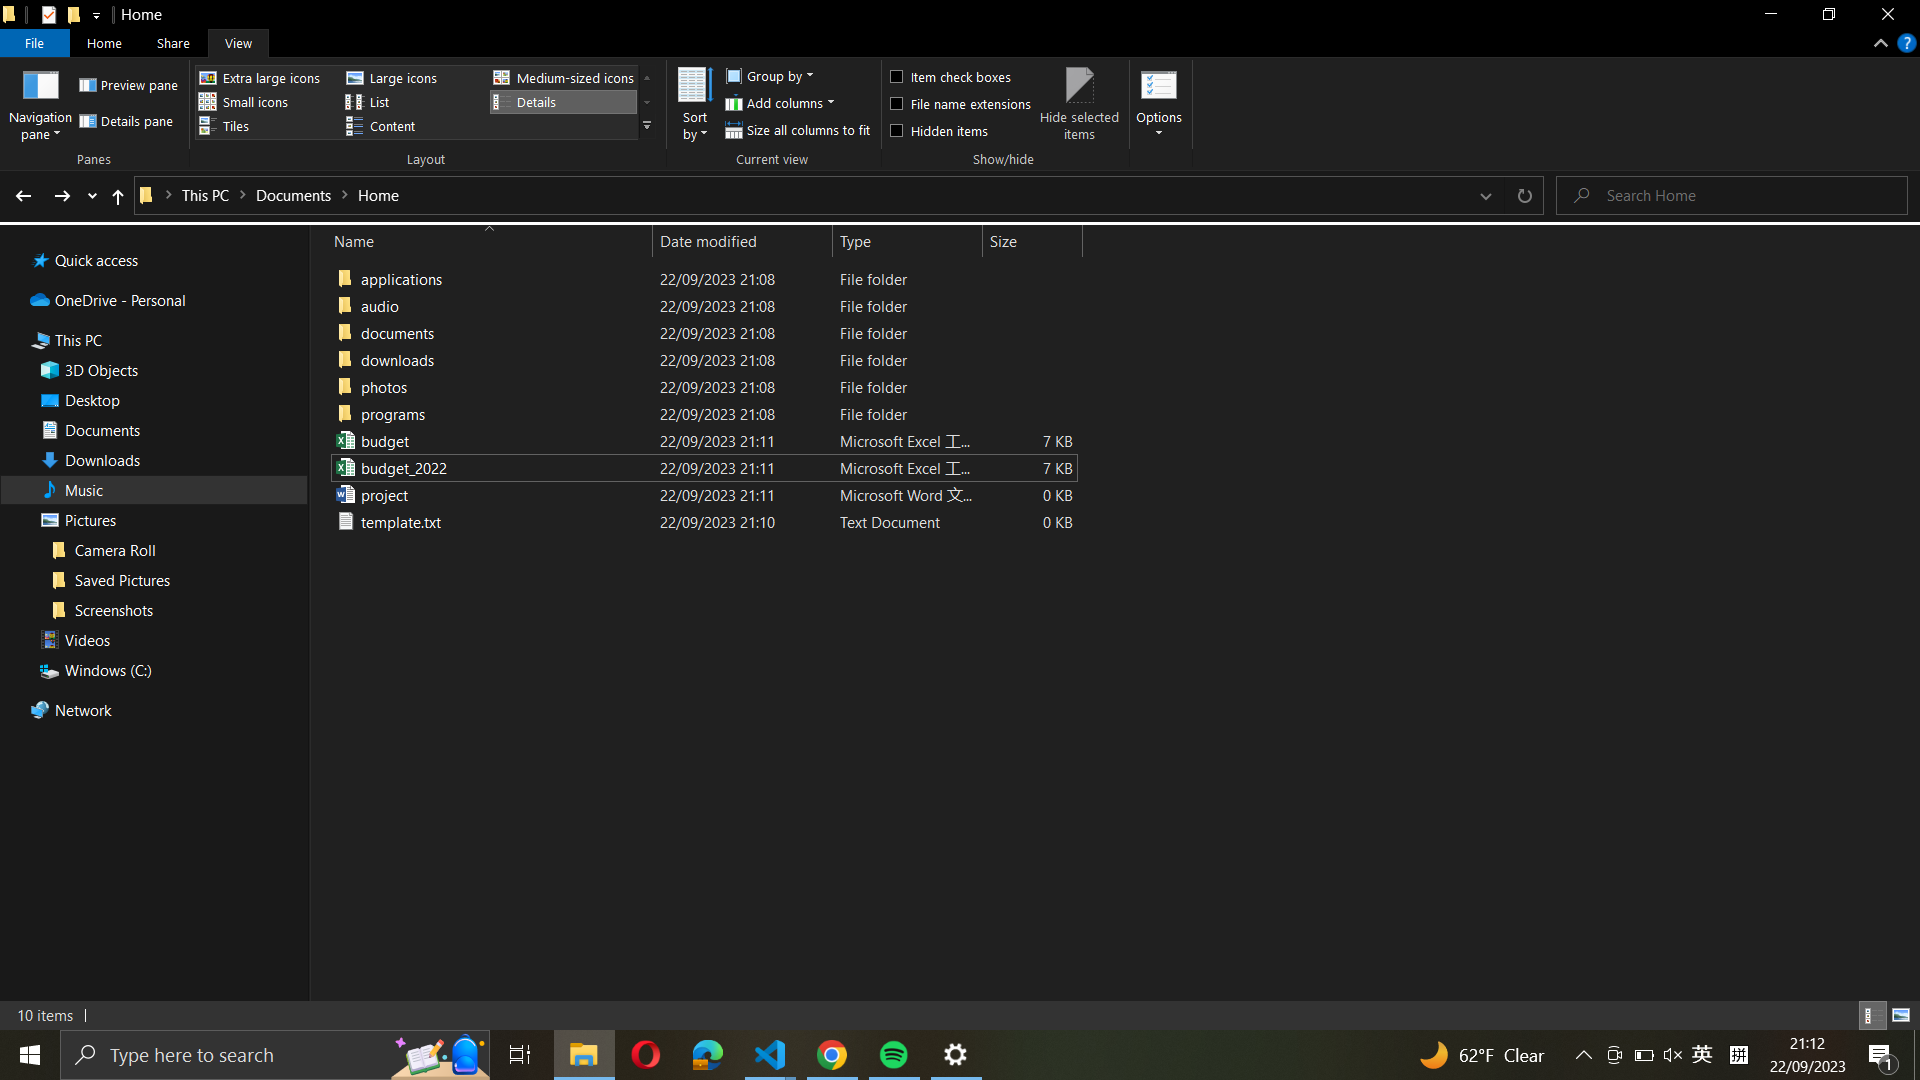 The image size is (1920, 1080). Describe the element at coordinates (700, 358) in the screenshot. I see `Organize the files in "documents" directory in an alphabetical order` at that location.